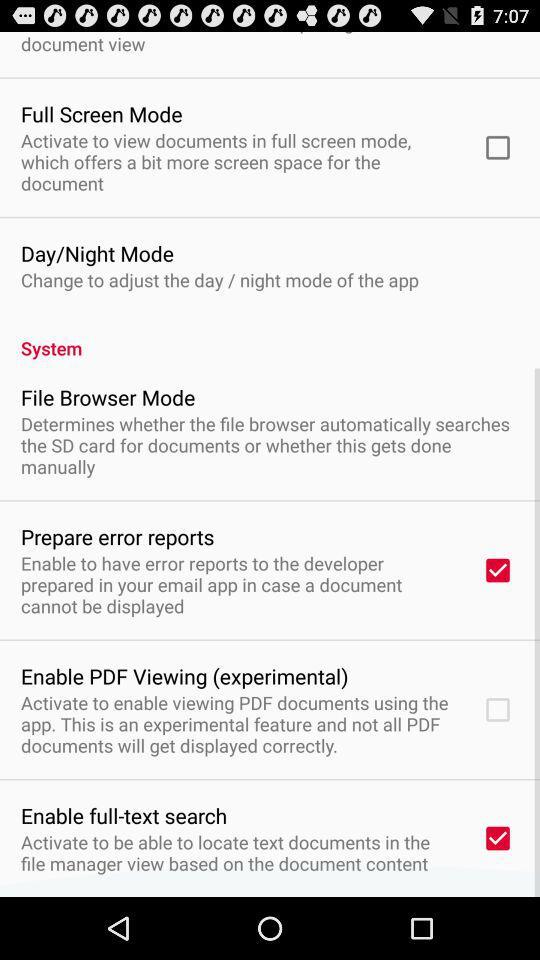  What do you see at coordinates (270, 337) in the screenshot?
I see `the app below change to adjust icon` at bounding box center [270, 337].